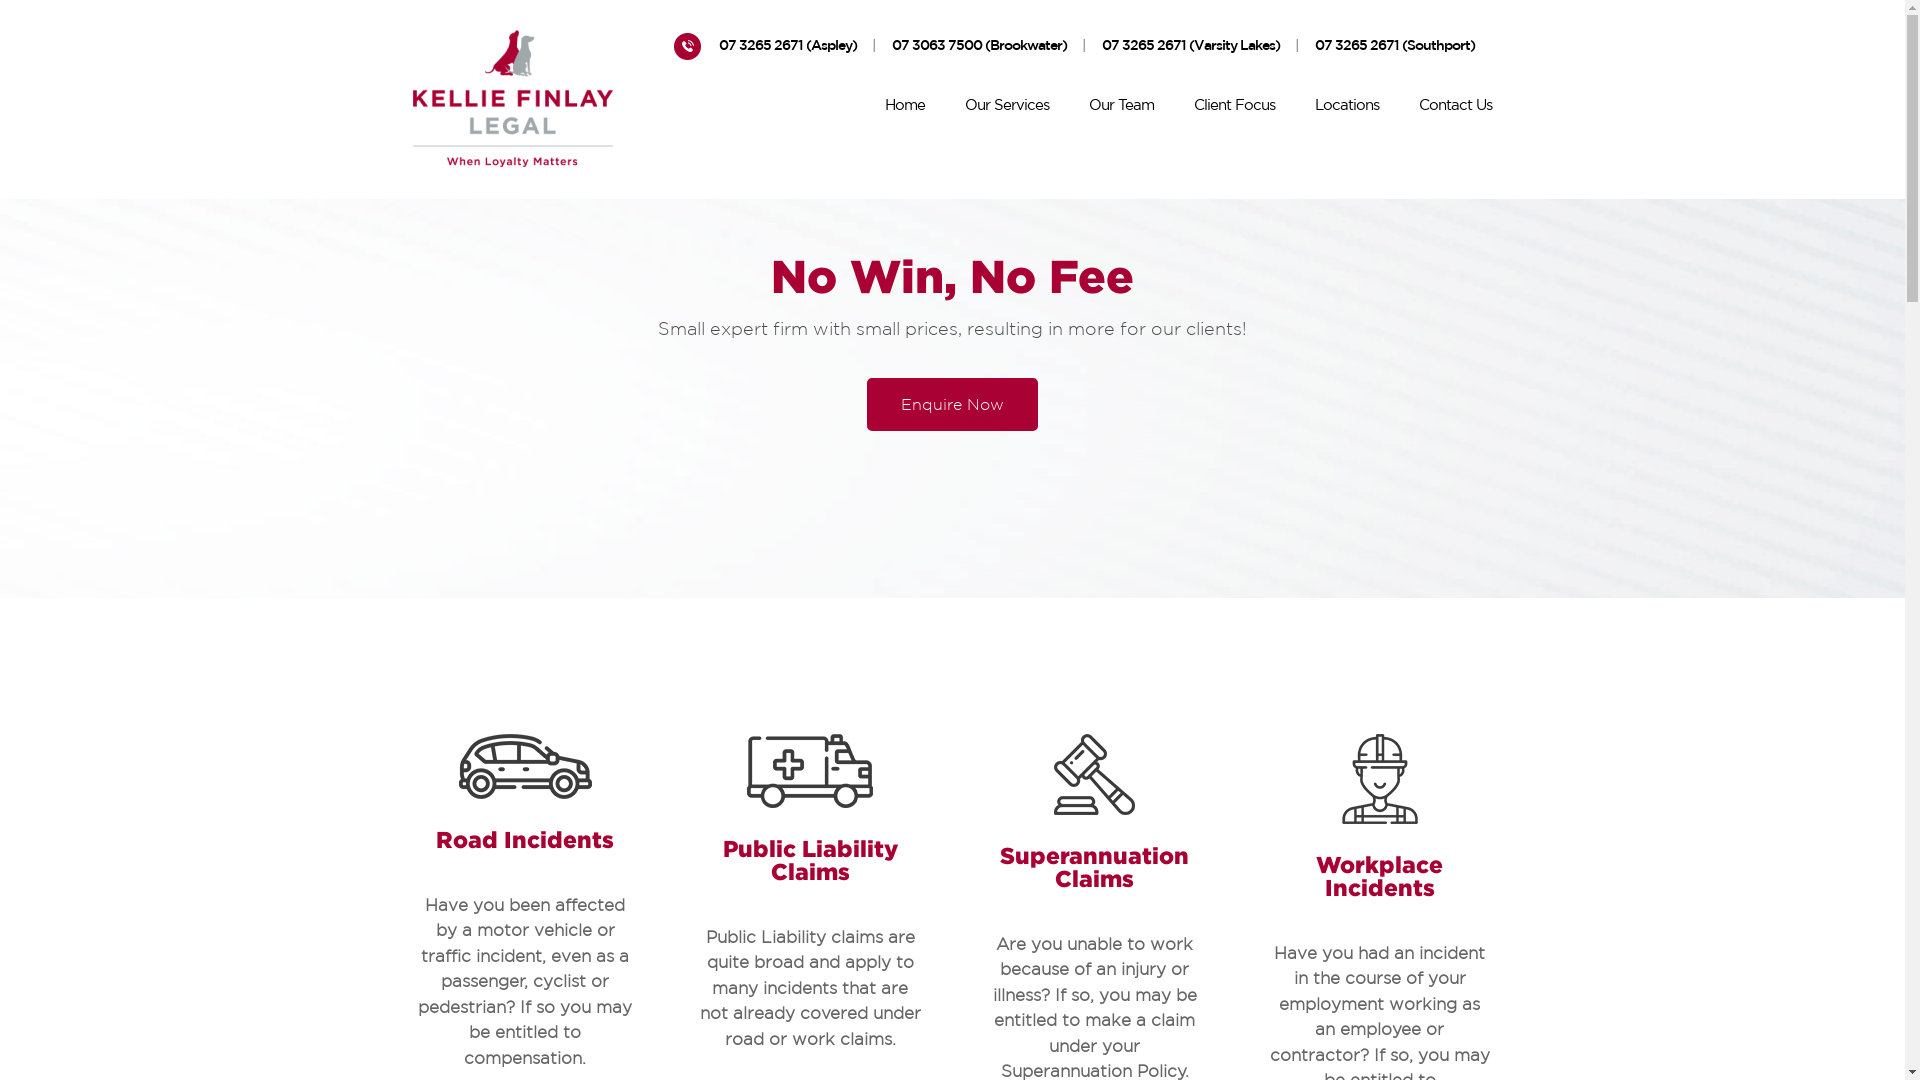  Describe the element at coordinates (951, 404) in the screenshot. I see `'Enquire Now'` at that location.